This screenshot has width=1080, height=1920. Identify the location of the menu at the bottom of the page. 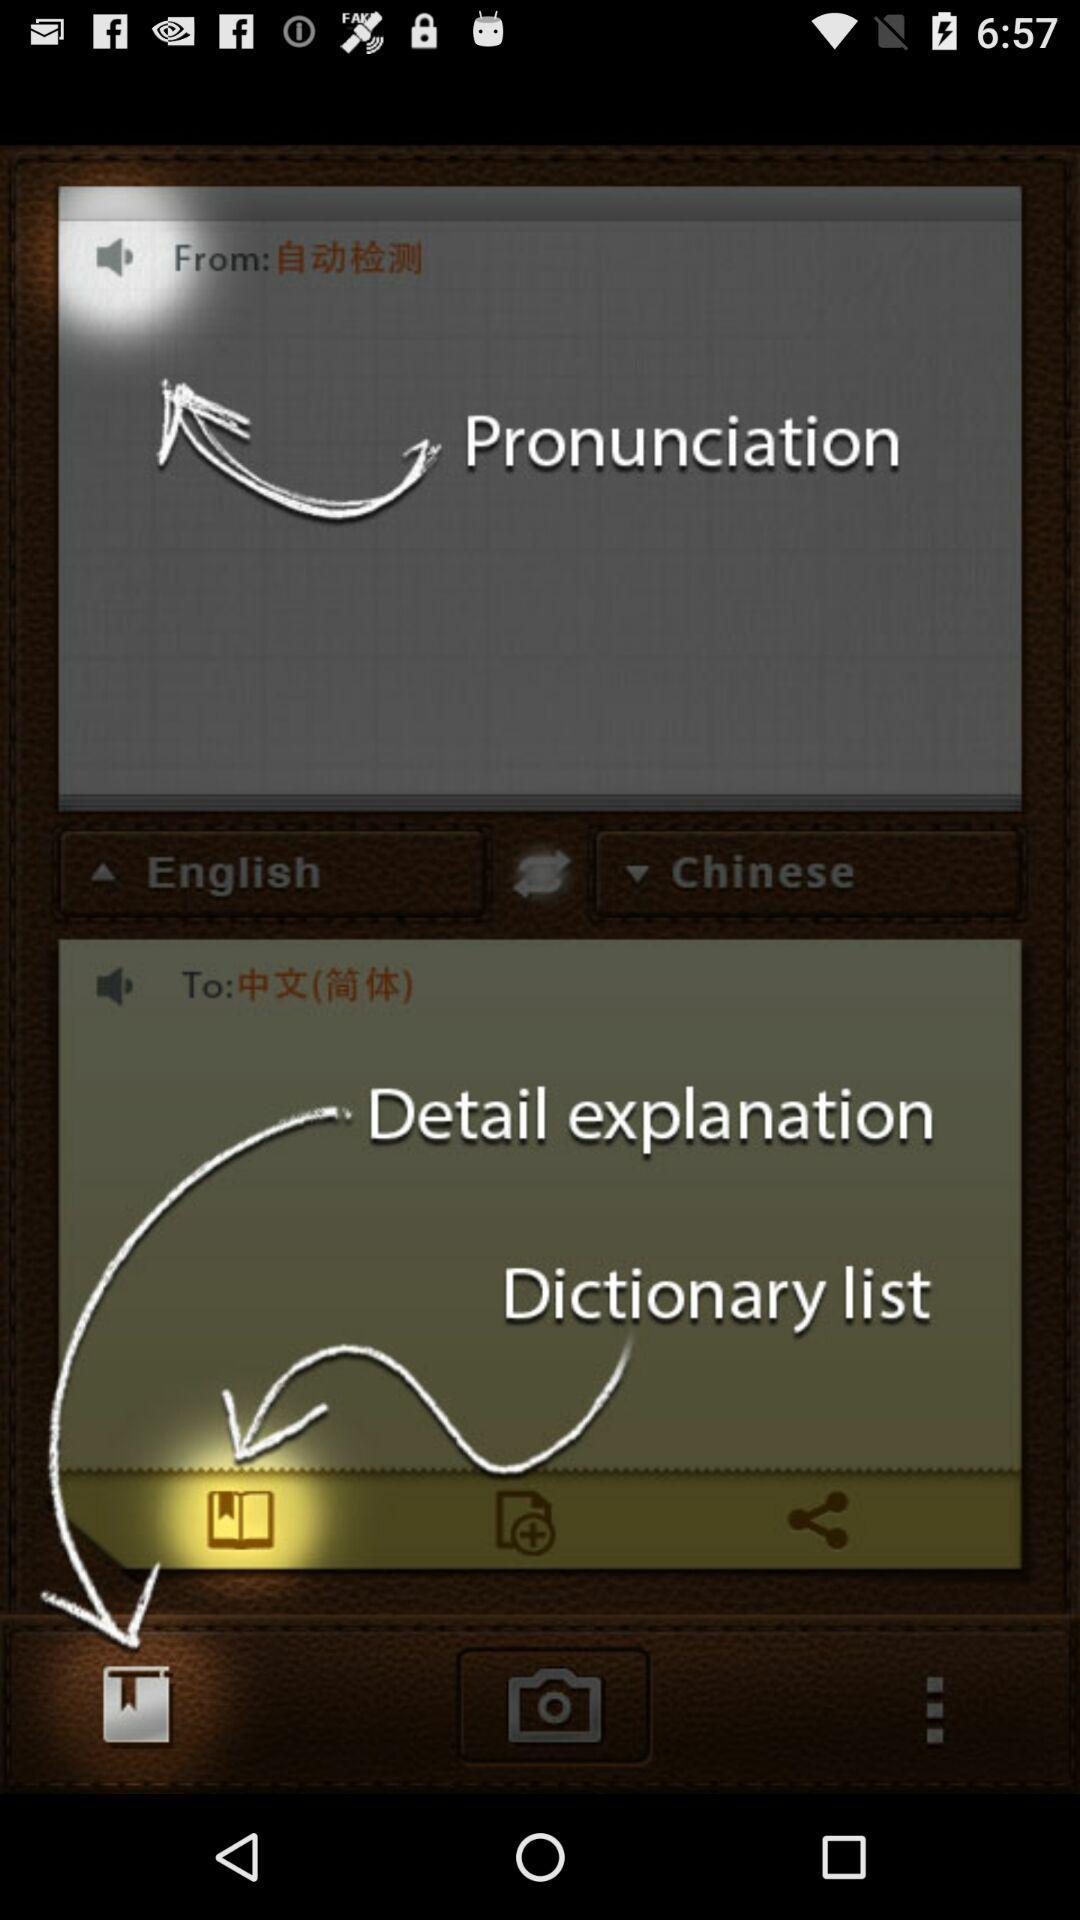
(946, 1727).